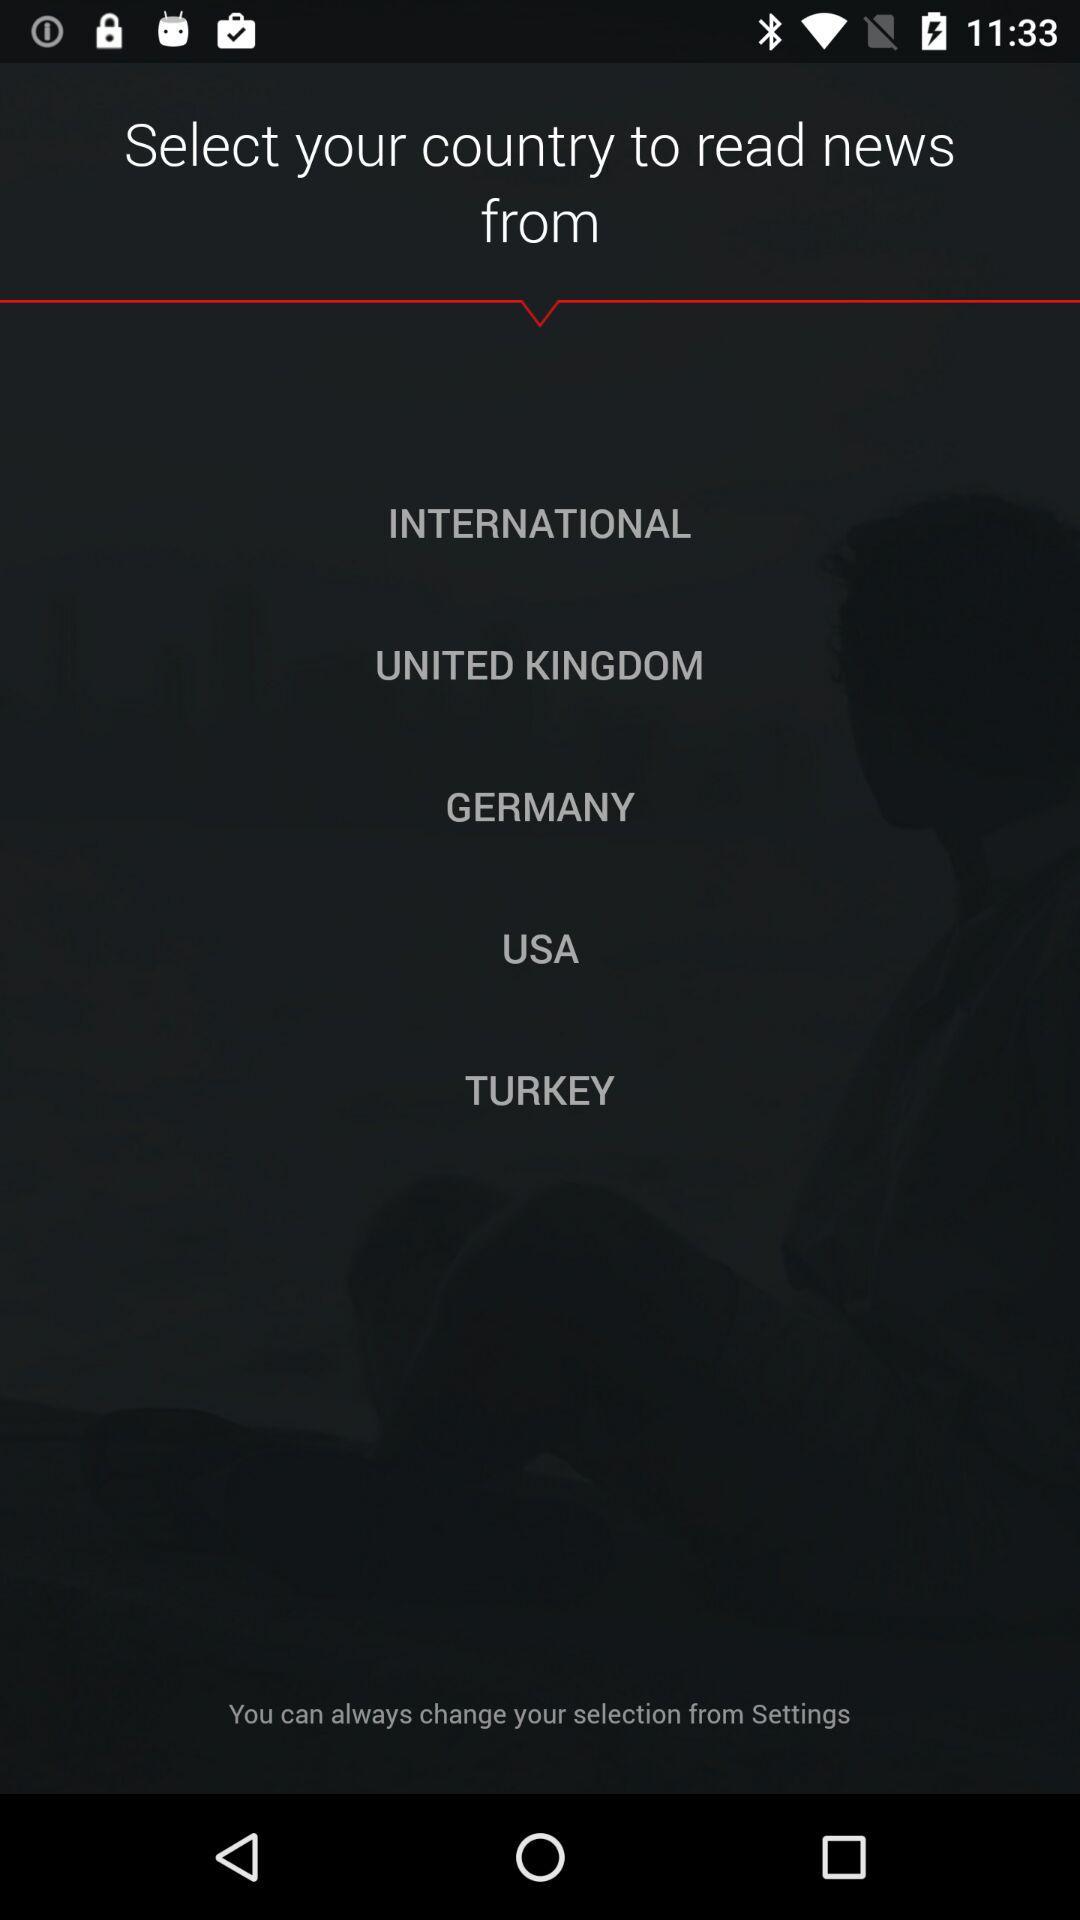  I want to click on germany button, so click(540, 805).